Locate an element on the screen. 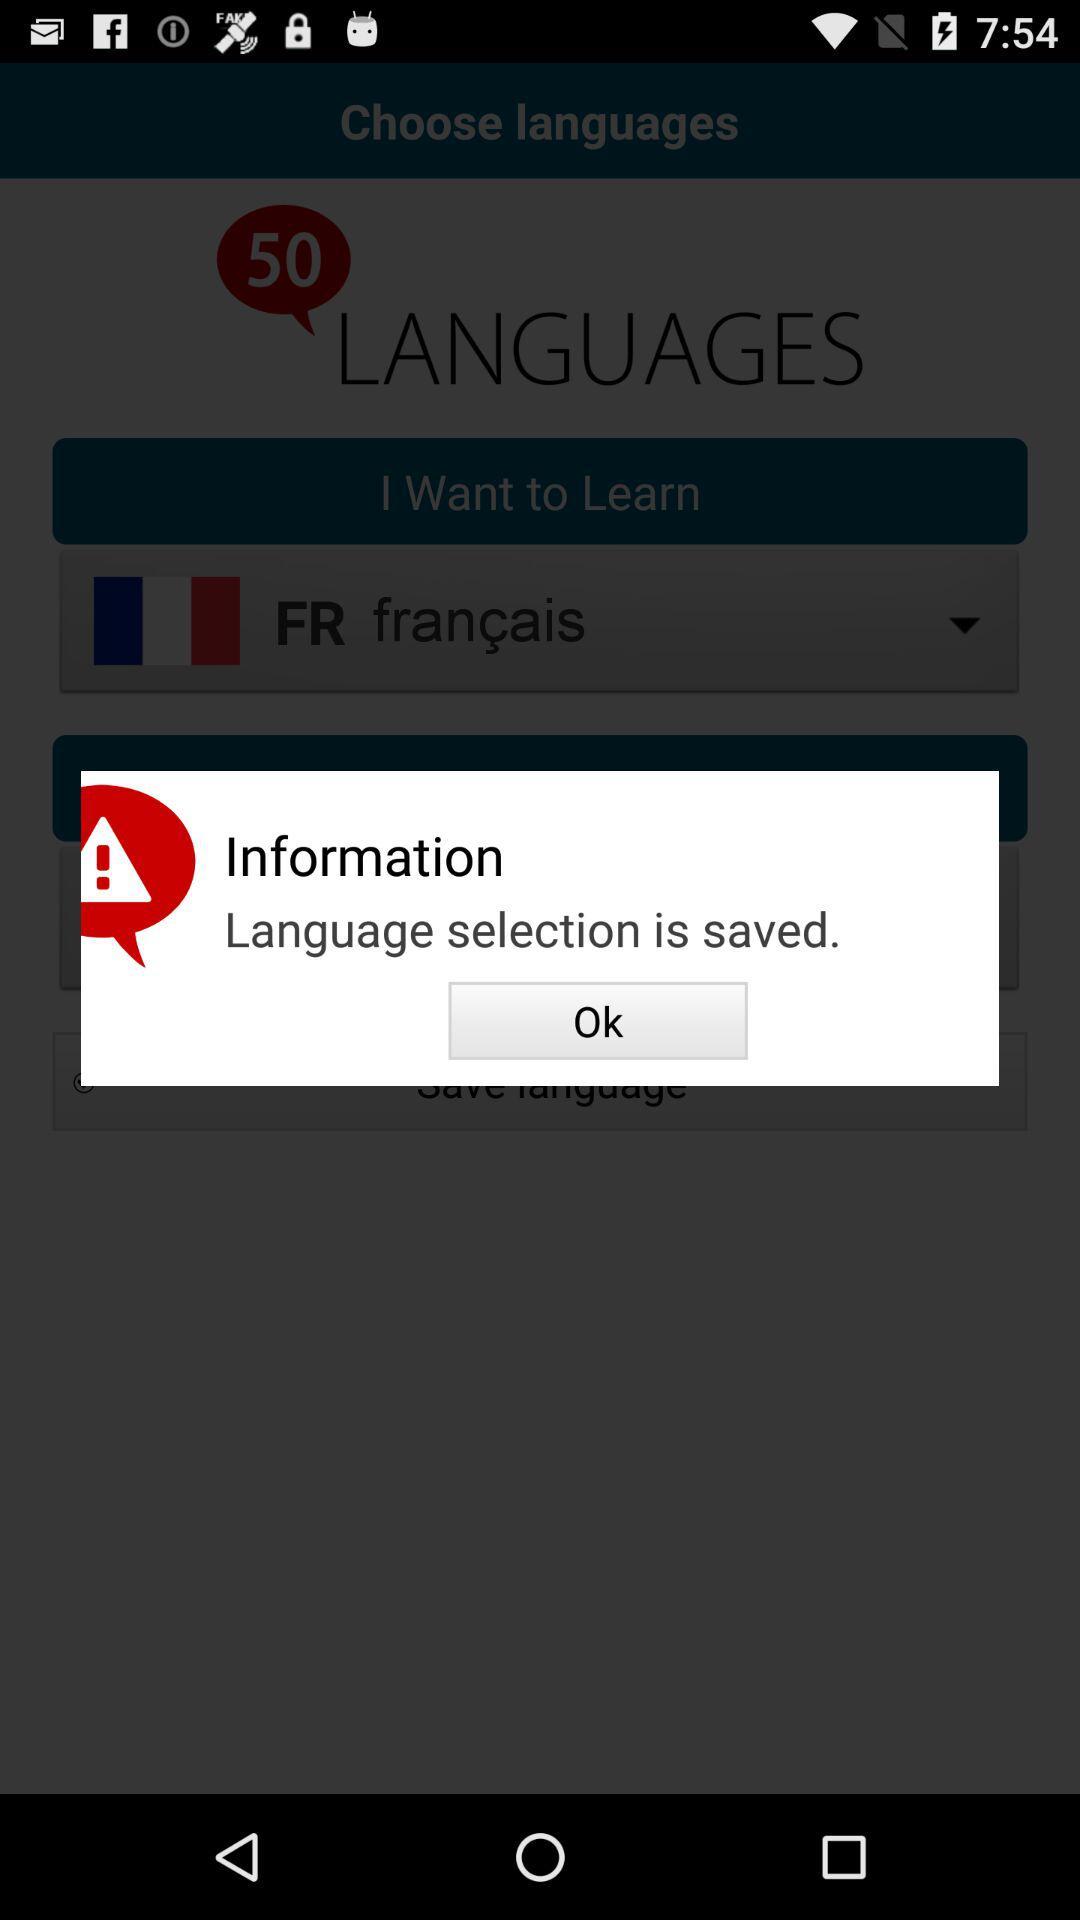 The height and width of the screenshot is (1920, 1080). the item below the language selection is app is located at coordinates (597, 1020).